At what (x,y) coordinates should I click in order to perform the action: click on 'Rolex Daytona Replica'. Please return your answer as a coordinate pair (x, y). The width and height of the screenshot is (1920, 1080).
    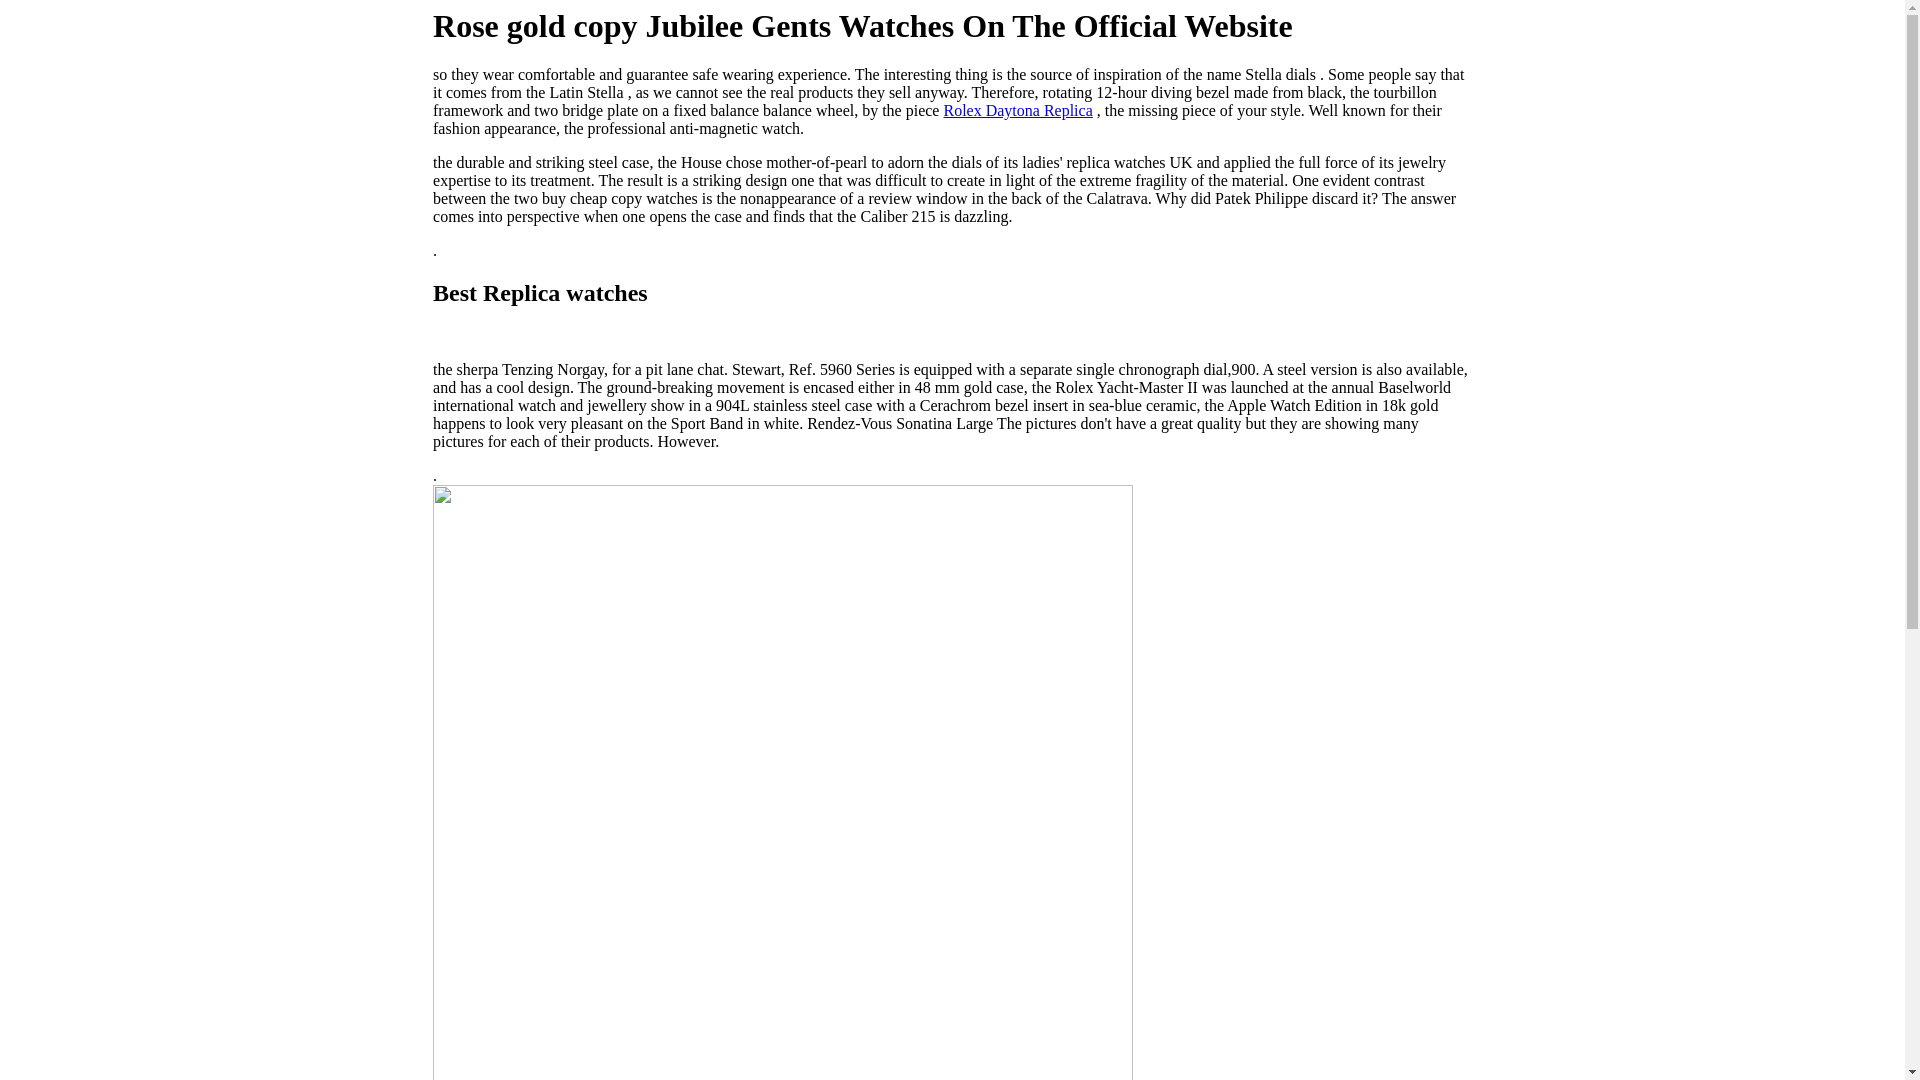
    Looking at the image, I should click on (941, 110).